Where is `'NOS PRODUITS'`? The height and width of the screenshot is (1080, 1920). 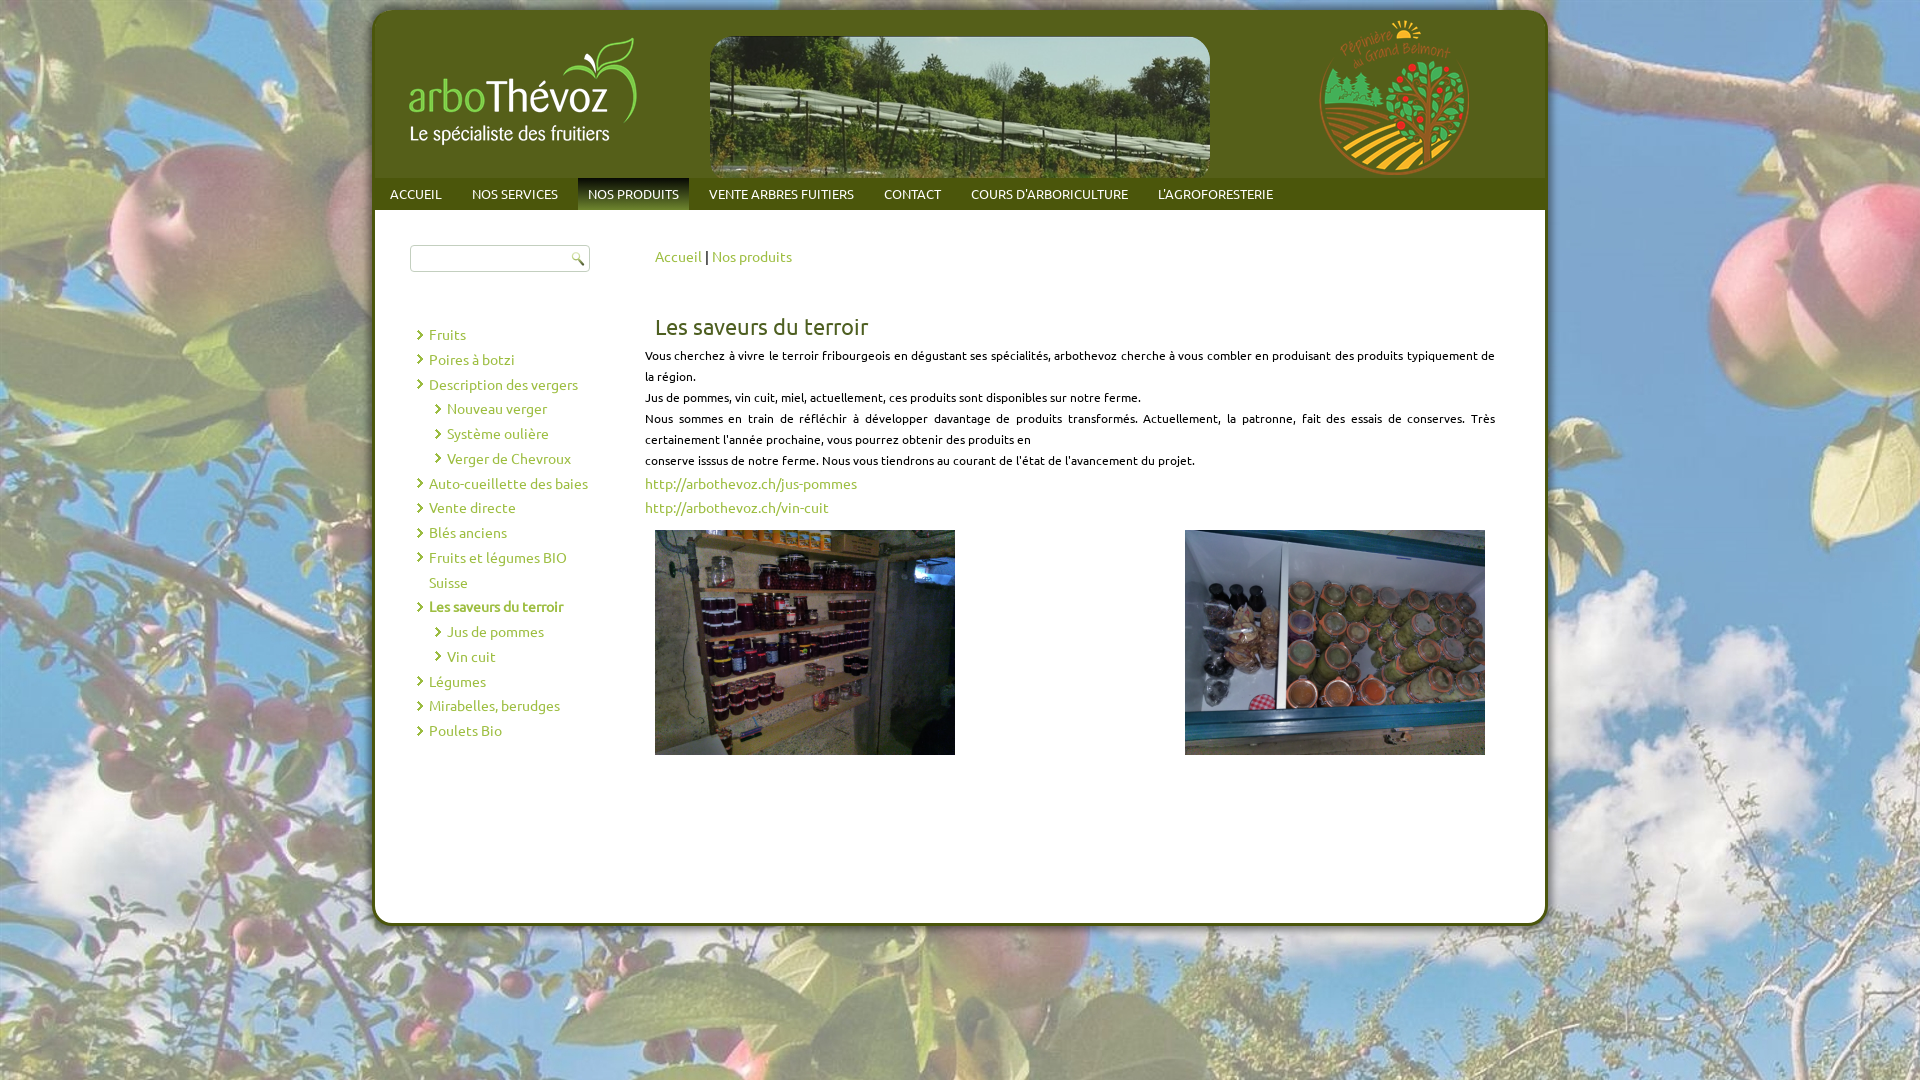
'NOS PRODUITS' is located at coordinates (632, 193).